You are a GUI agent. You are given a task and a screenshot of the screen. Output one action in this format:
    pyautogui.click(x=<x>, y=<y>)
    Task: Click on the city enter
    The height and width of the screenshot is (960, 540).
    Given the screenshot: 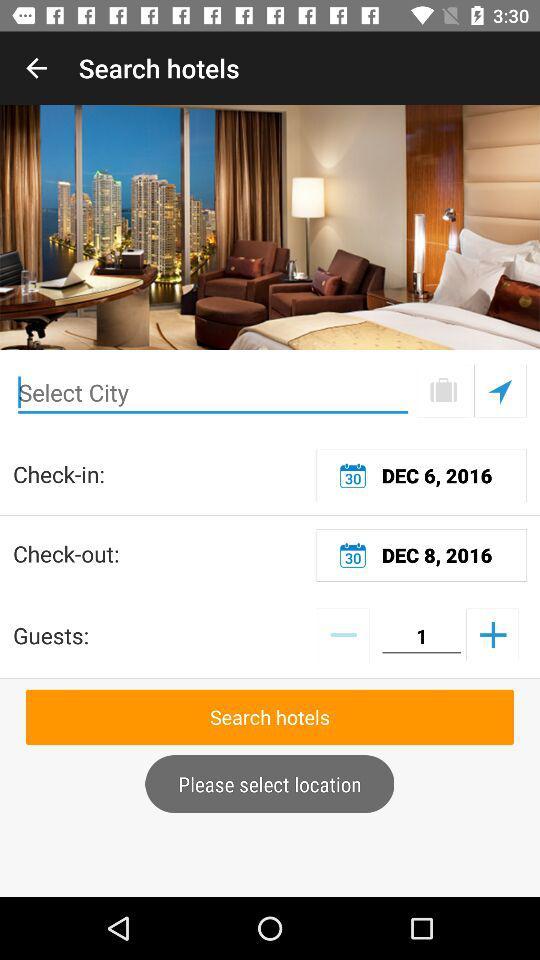 What is the action you would take?
    pyautogui.click(x=212, y=392)
    